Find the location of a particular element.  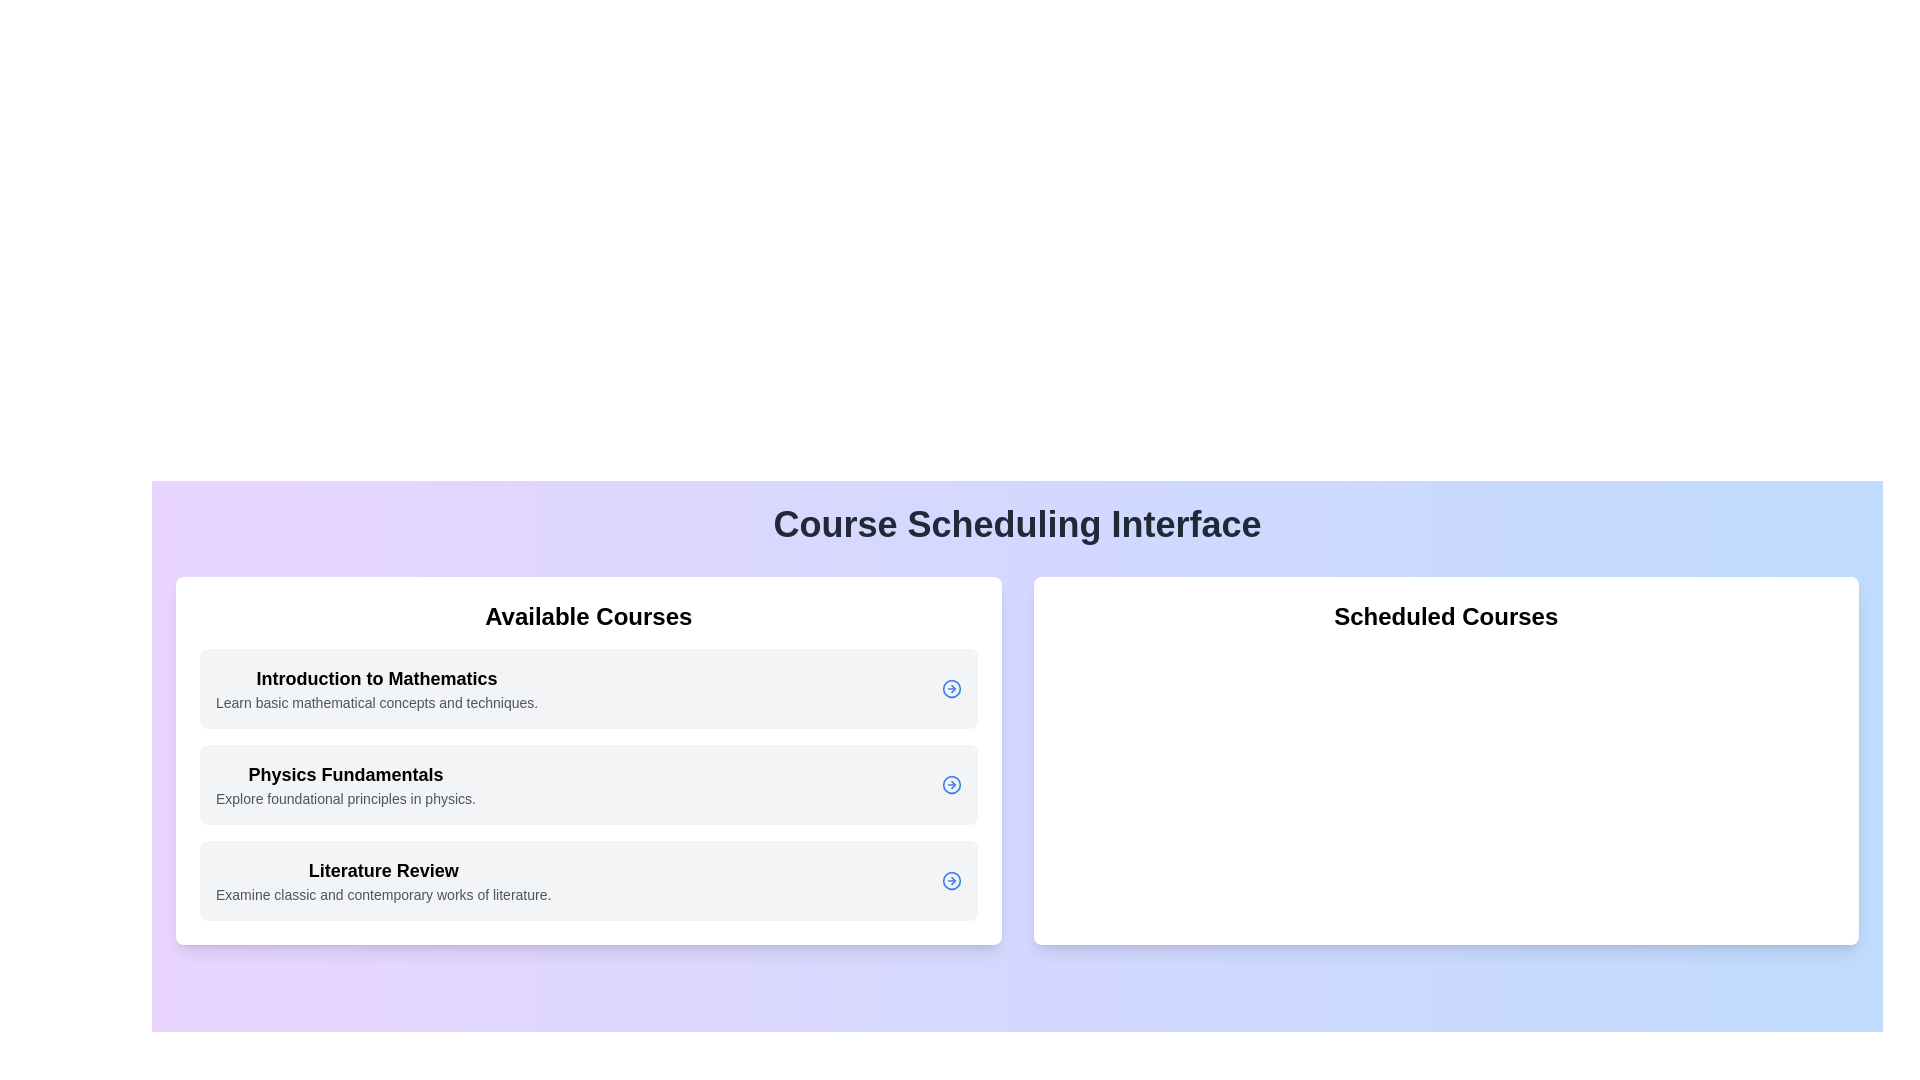

the static text heading that displays 'Course Scheduling Interface' in bold, large font, centrally aligned within a gradient background bar transitioning from purple to blue is located at coordinates (1017, 523).